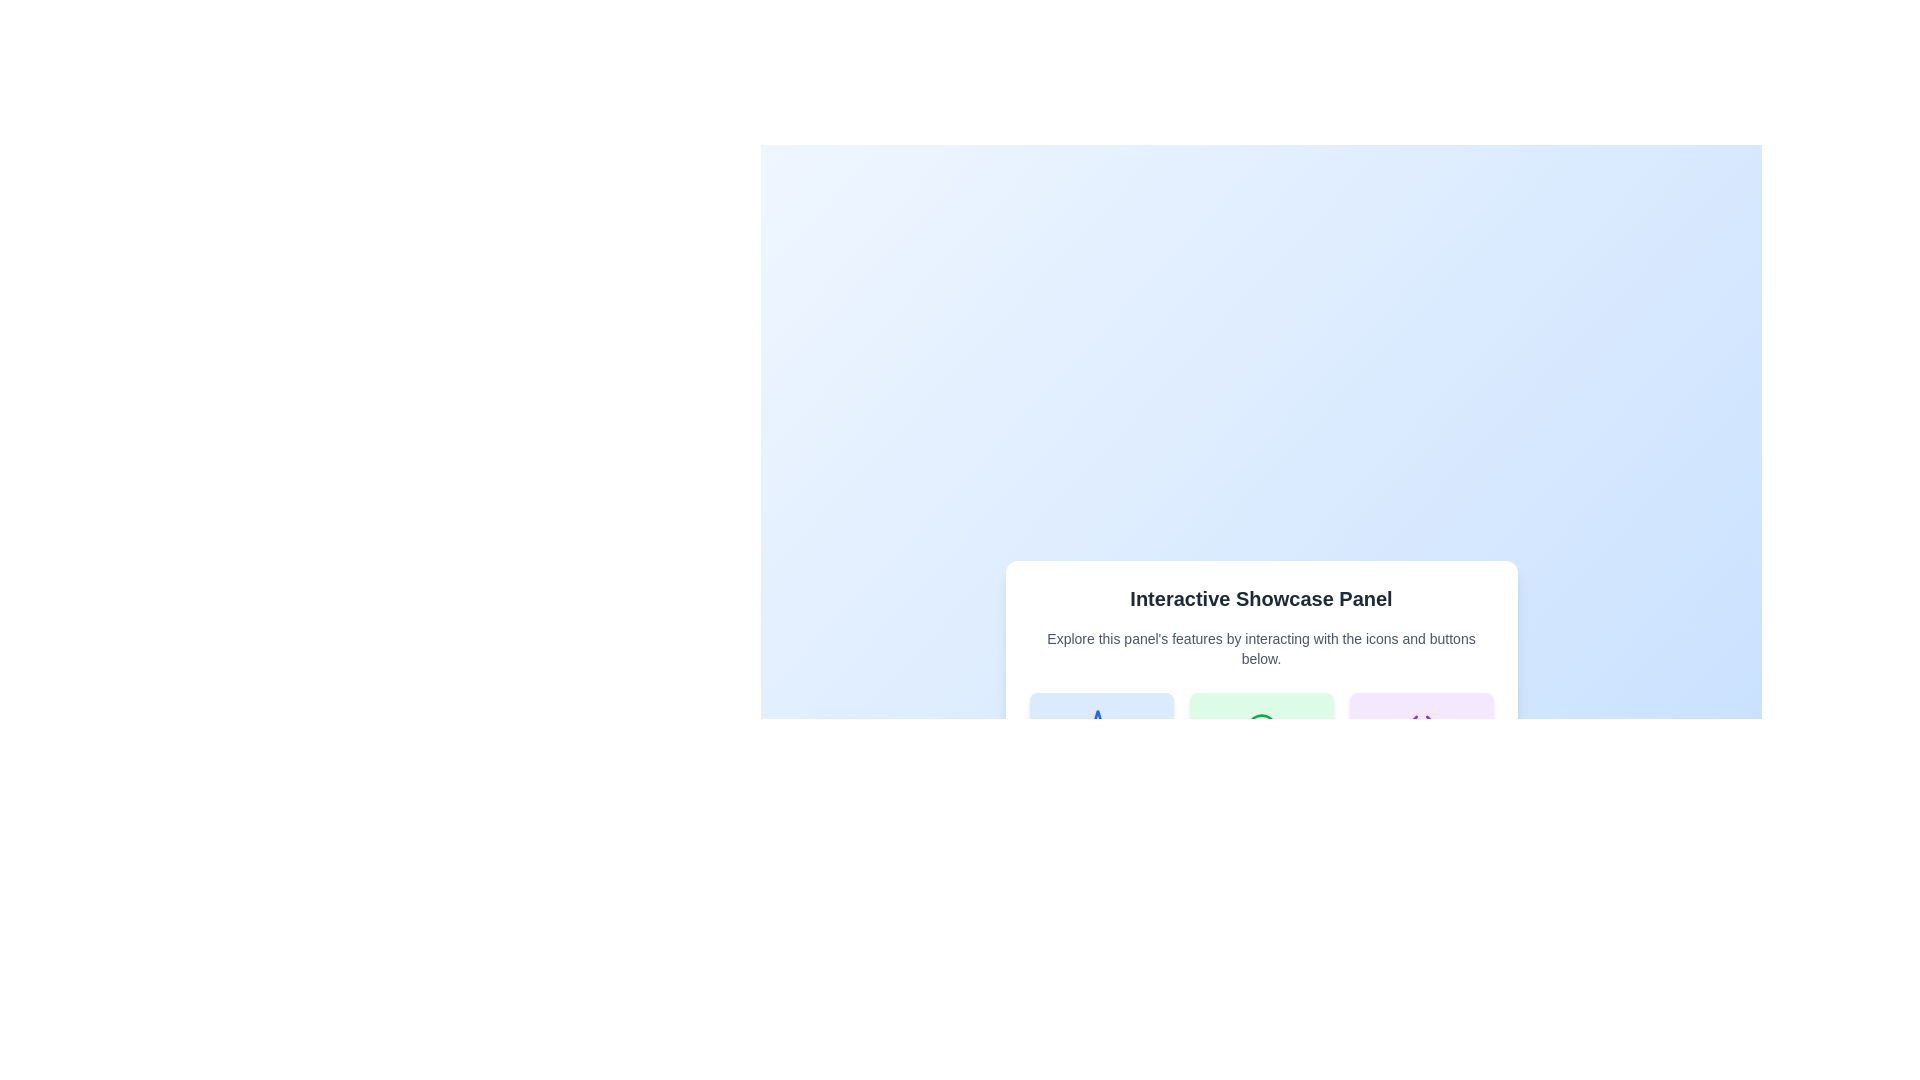  I want to click on the Text Label located under the header 'Interactive Showcase Panel', which is styled with a small font size and gray color, so click(1260, 648).